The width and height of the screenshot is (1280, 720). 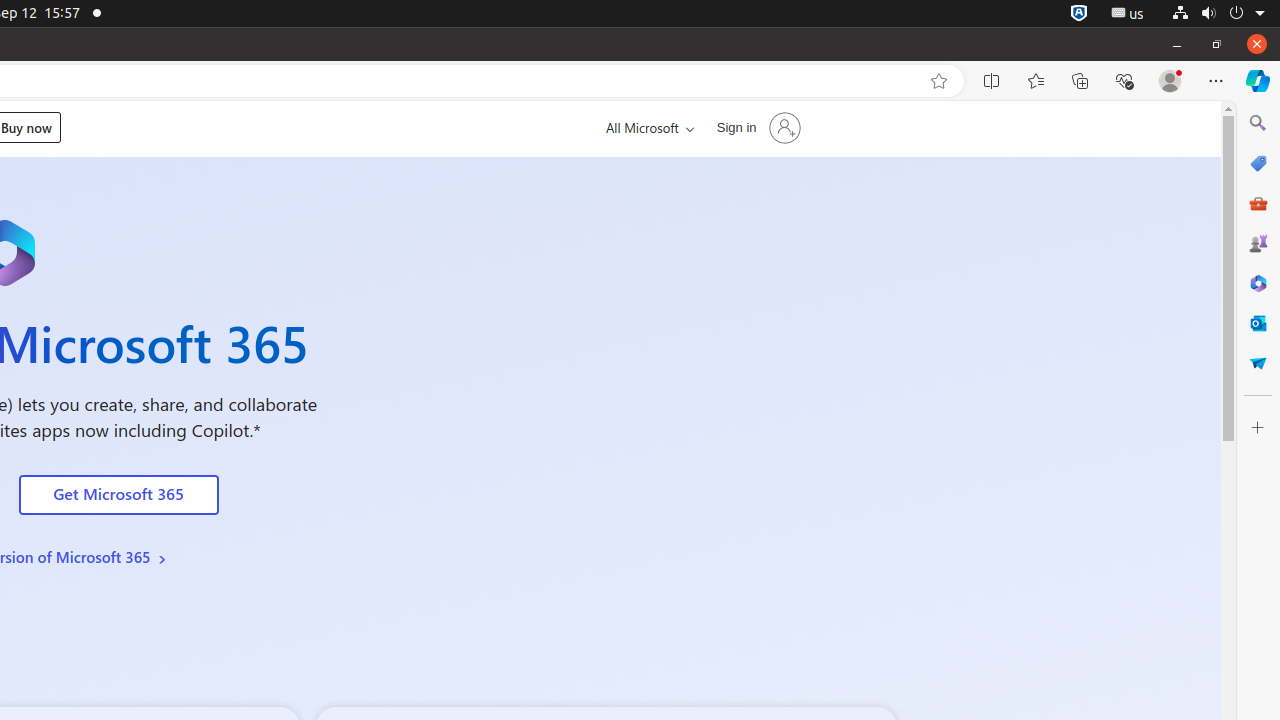 I want to click on 'Collections', so click(x=1079, y=80).